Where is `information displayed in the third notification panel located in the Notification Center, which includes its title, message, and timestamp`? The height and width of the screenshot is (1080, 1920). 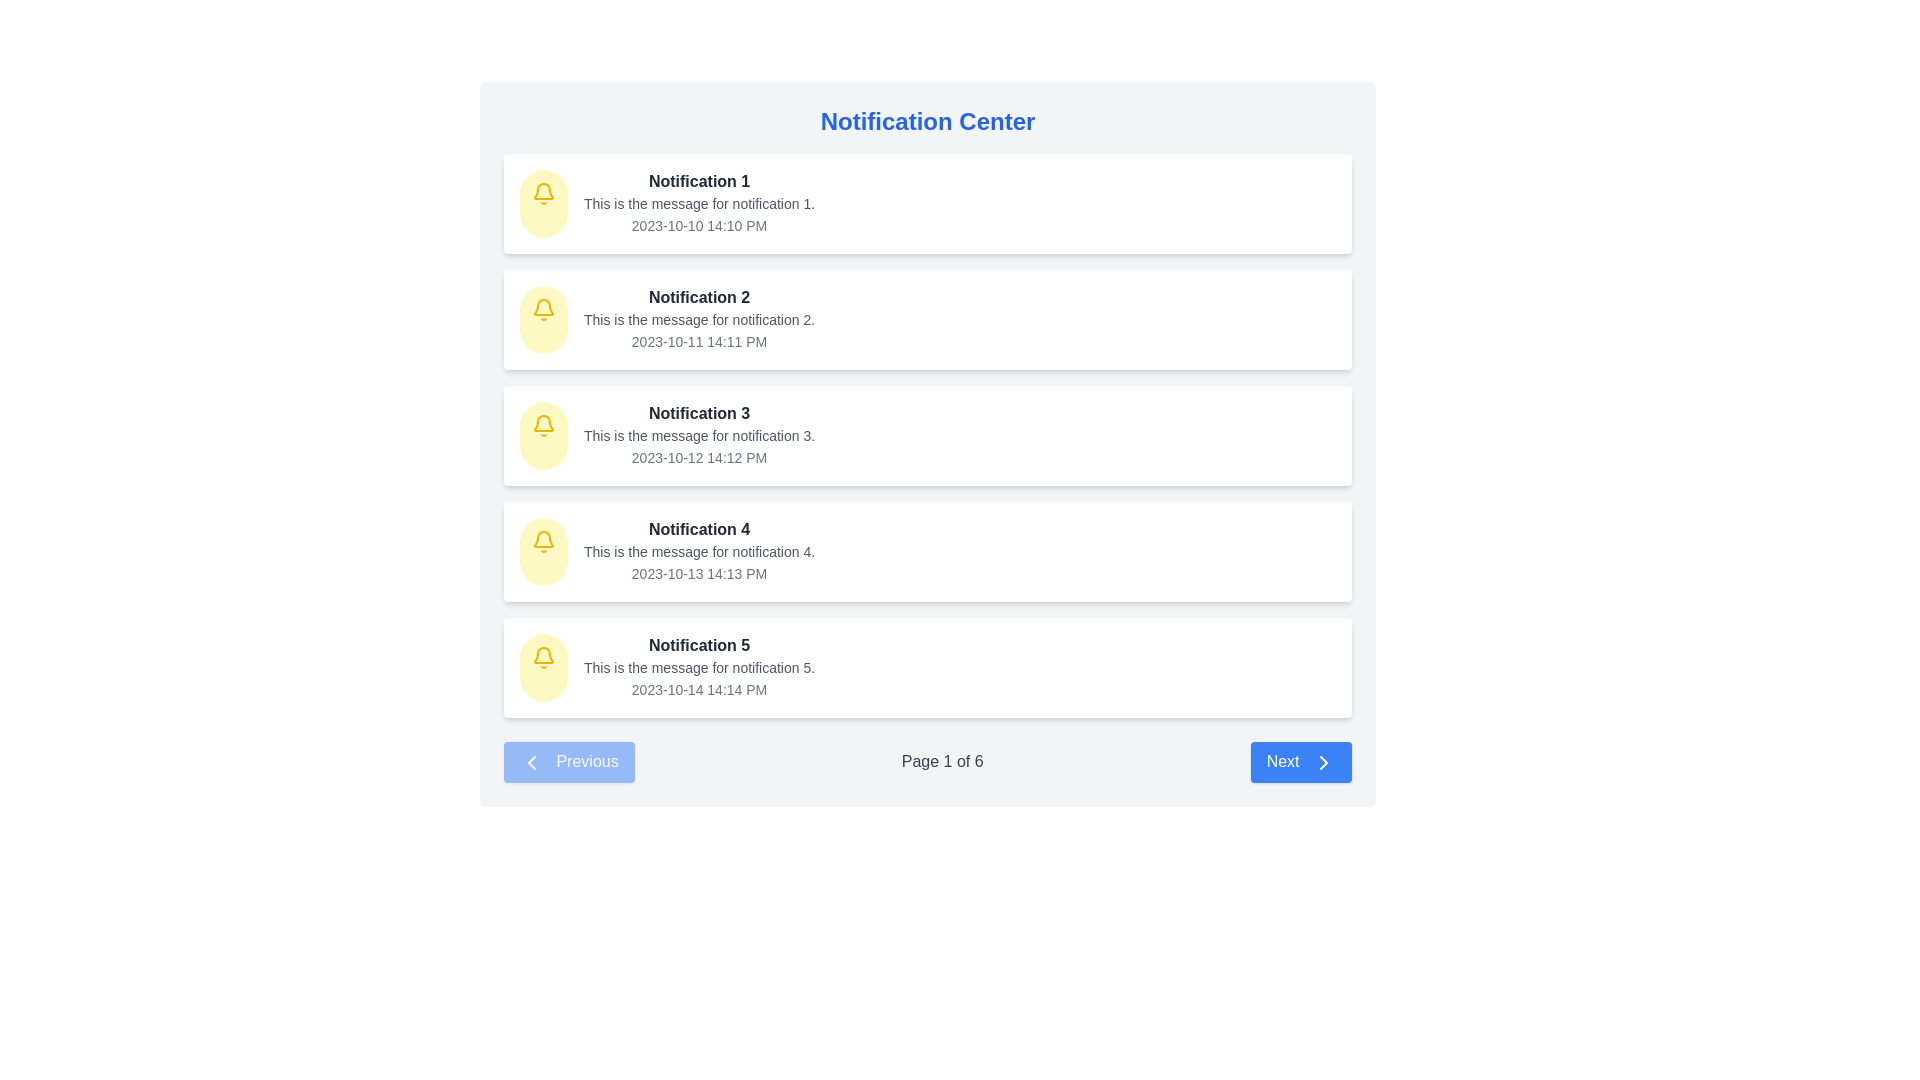 information displayed in the third notification panel located in the Notification Center, which includes its title, message, and timestamp is located at coordinates (699, 434).